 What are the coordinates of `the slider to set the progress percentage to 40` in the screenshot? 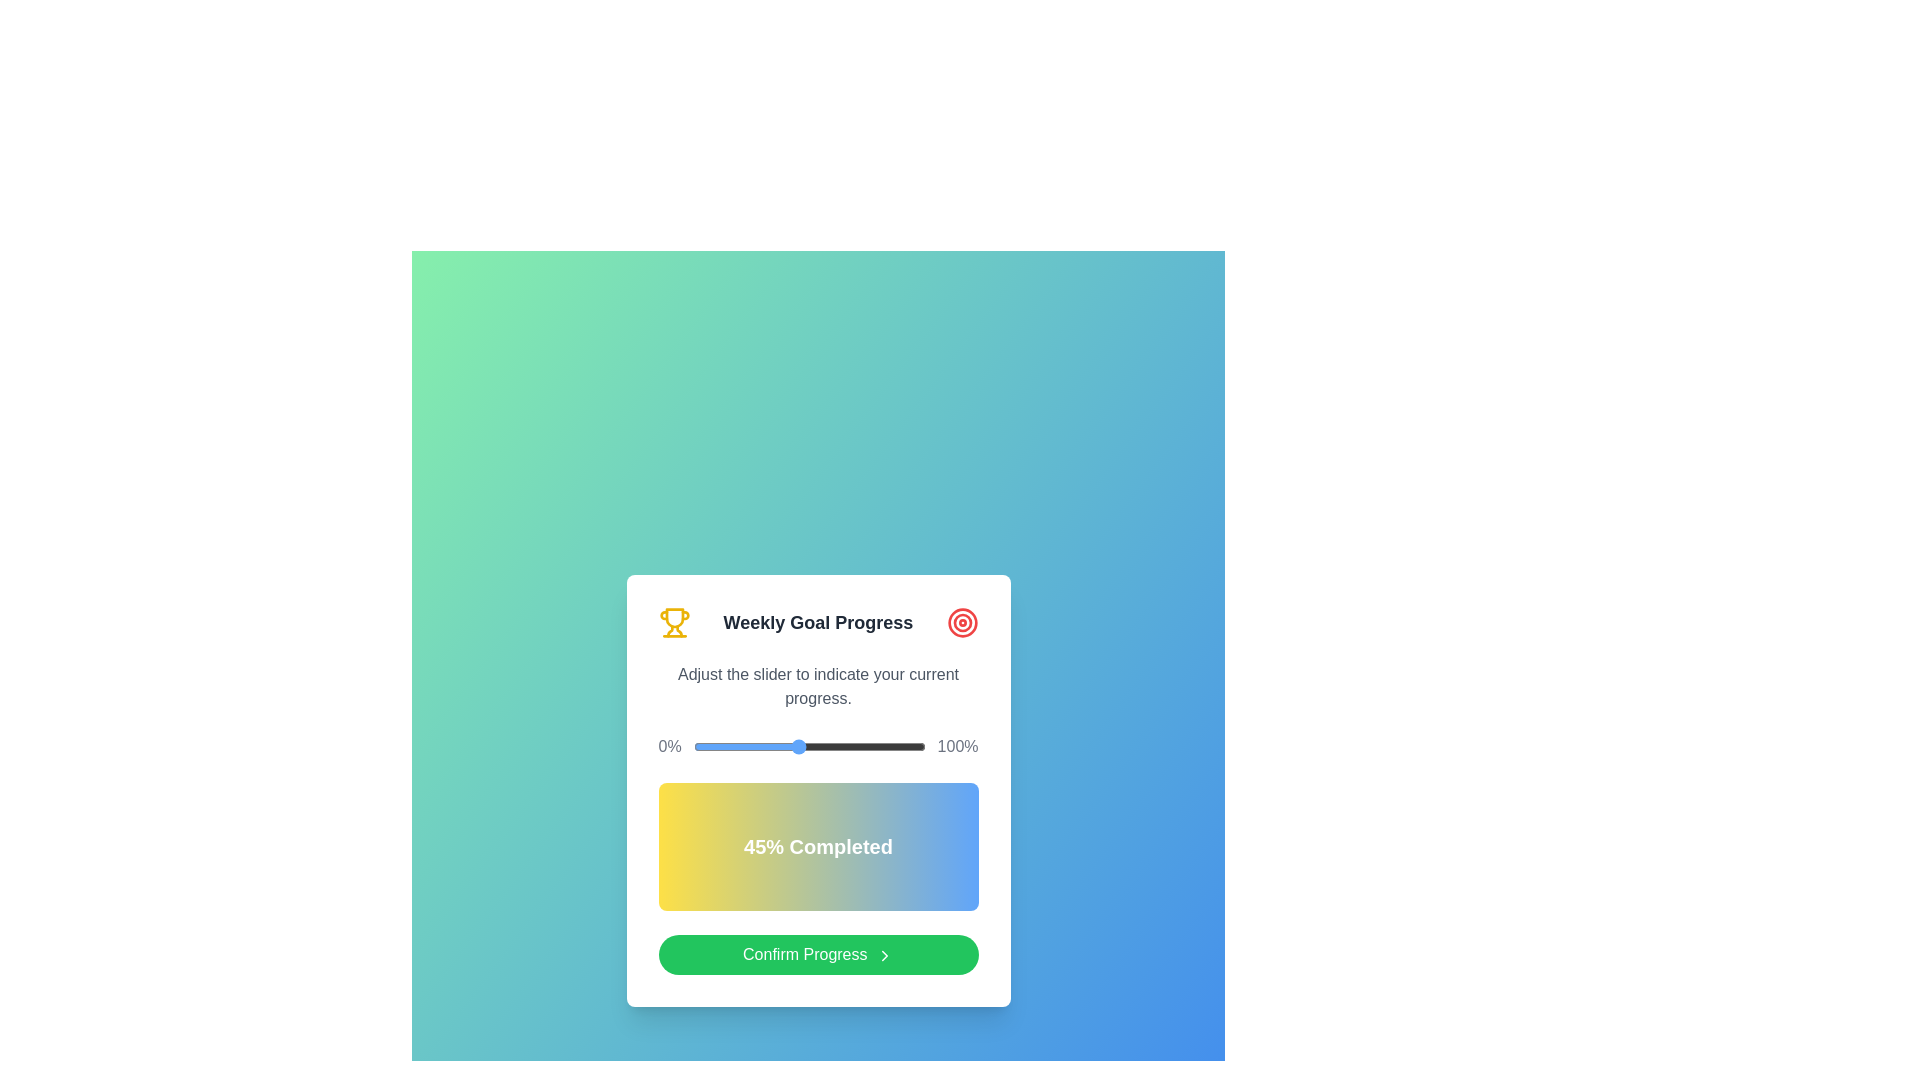 It's located at (785, 747).